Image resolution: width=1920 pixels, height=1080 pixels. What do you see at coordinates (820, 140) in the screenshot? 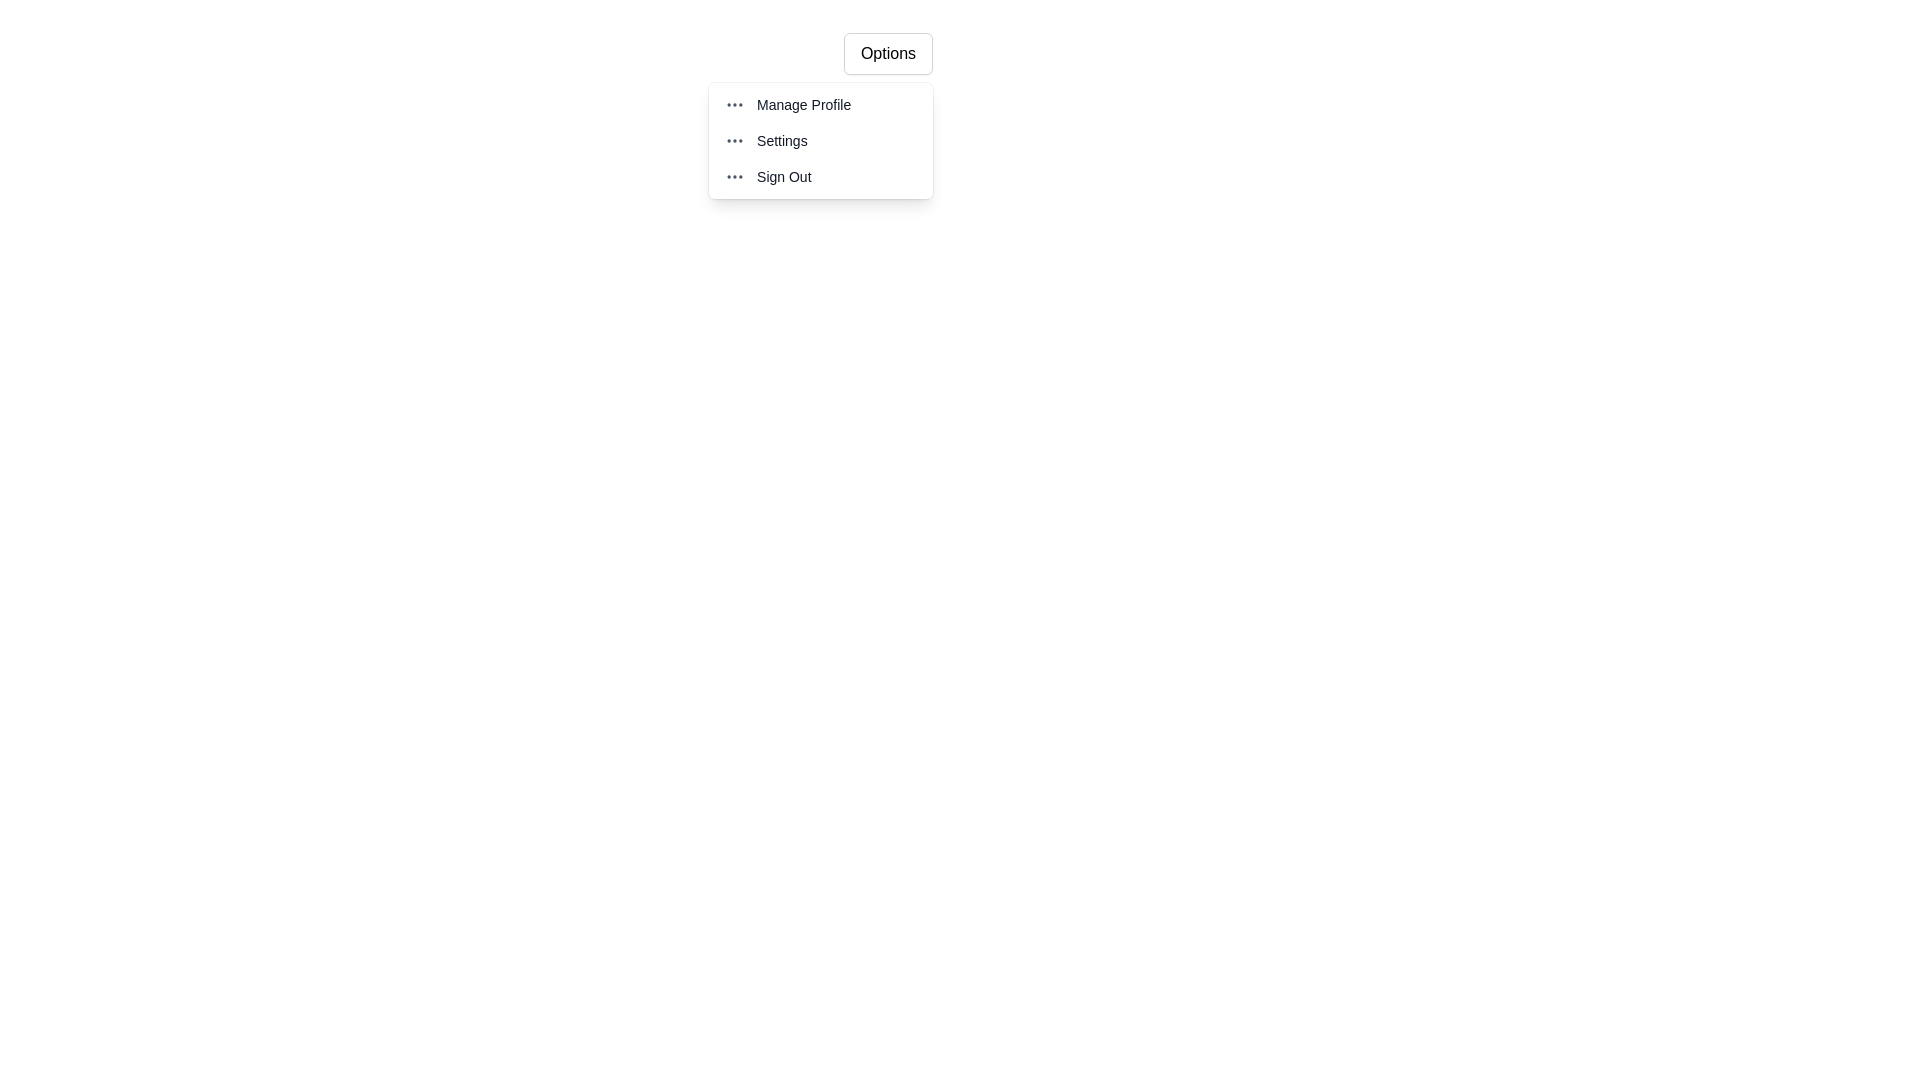
I see `the 'Settings' dropdown menu option located beneath the 'Options' button, which is the second option in the menu` at bounding box center [820, 140].